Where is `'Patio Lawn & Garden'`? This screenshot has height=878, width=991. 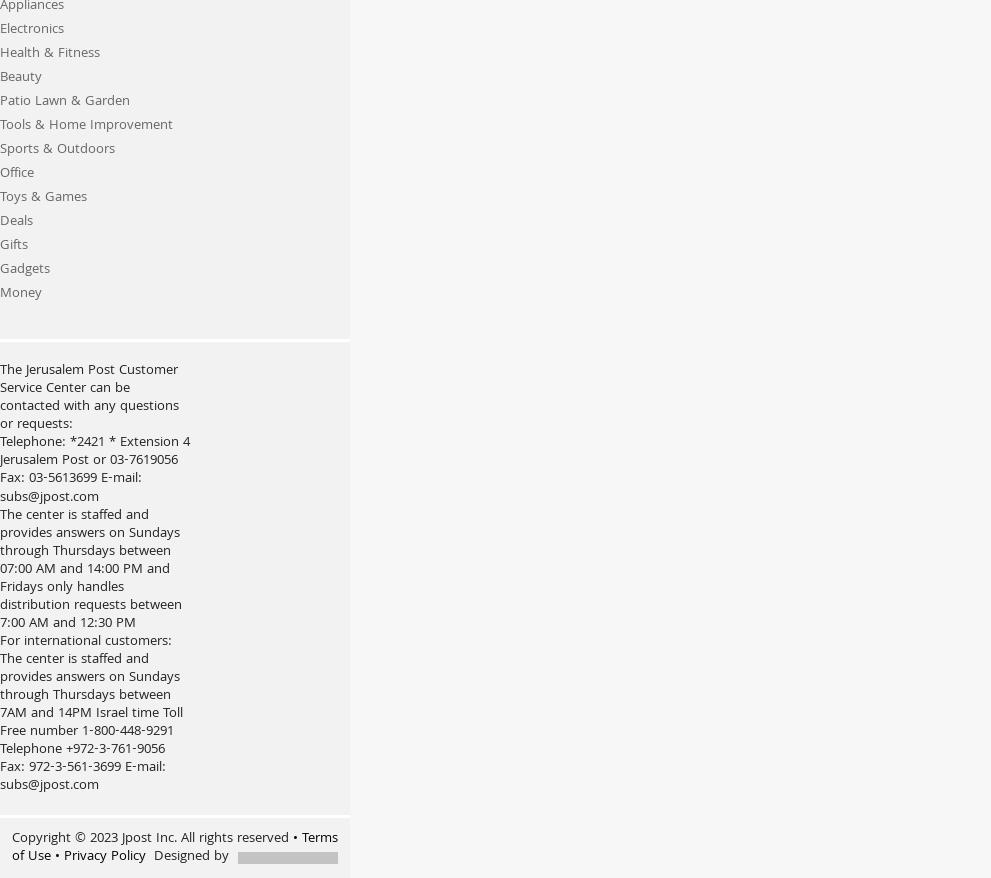 'Patio Lawn & Garden' is located at coordinates (65, 101).